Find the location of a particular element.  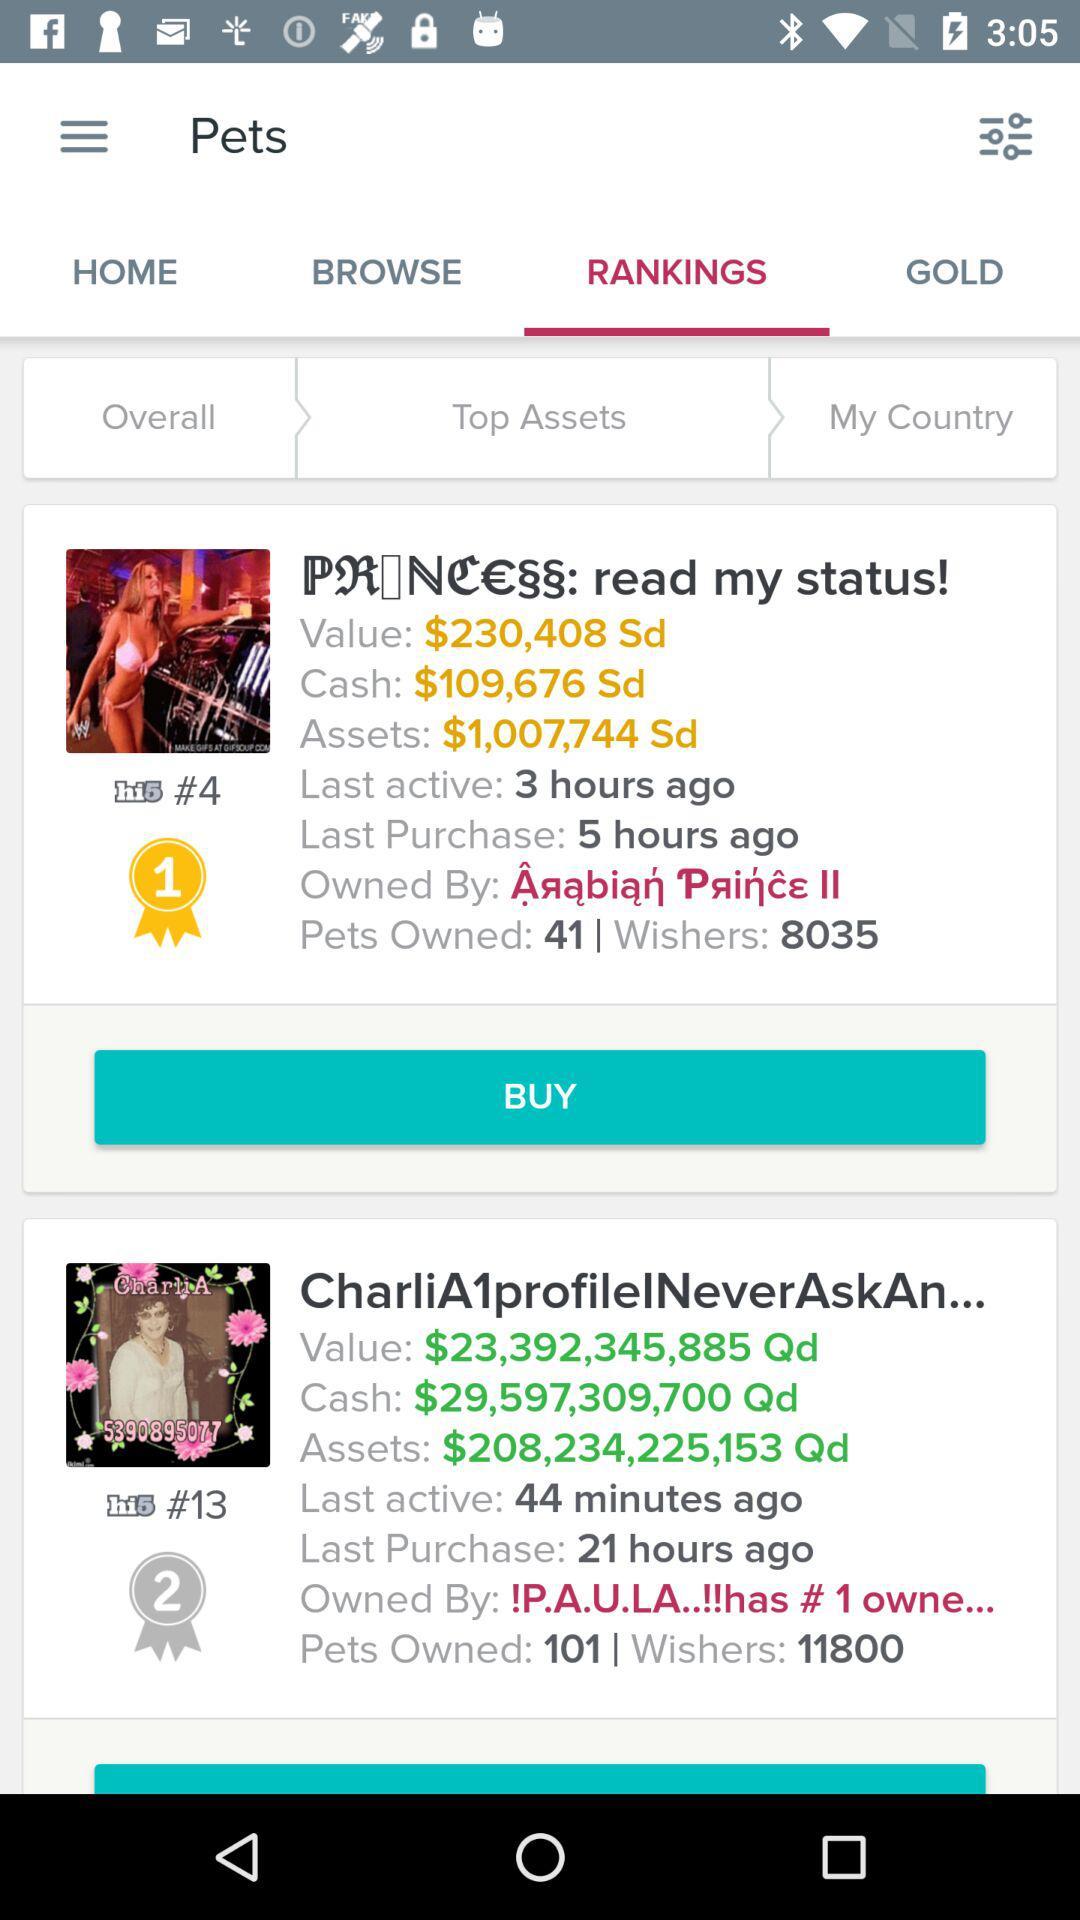

the icon above the gold item is located at coordinates (1006, 135).